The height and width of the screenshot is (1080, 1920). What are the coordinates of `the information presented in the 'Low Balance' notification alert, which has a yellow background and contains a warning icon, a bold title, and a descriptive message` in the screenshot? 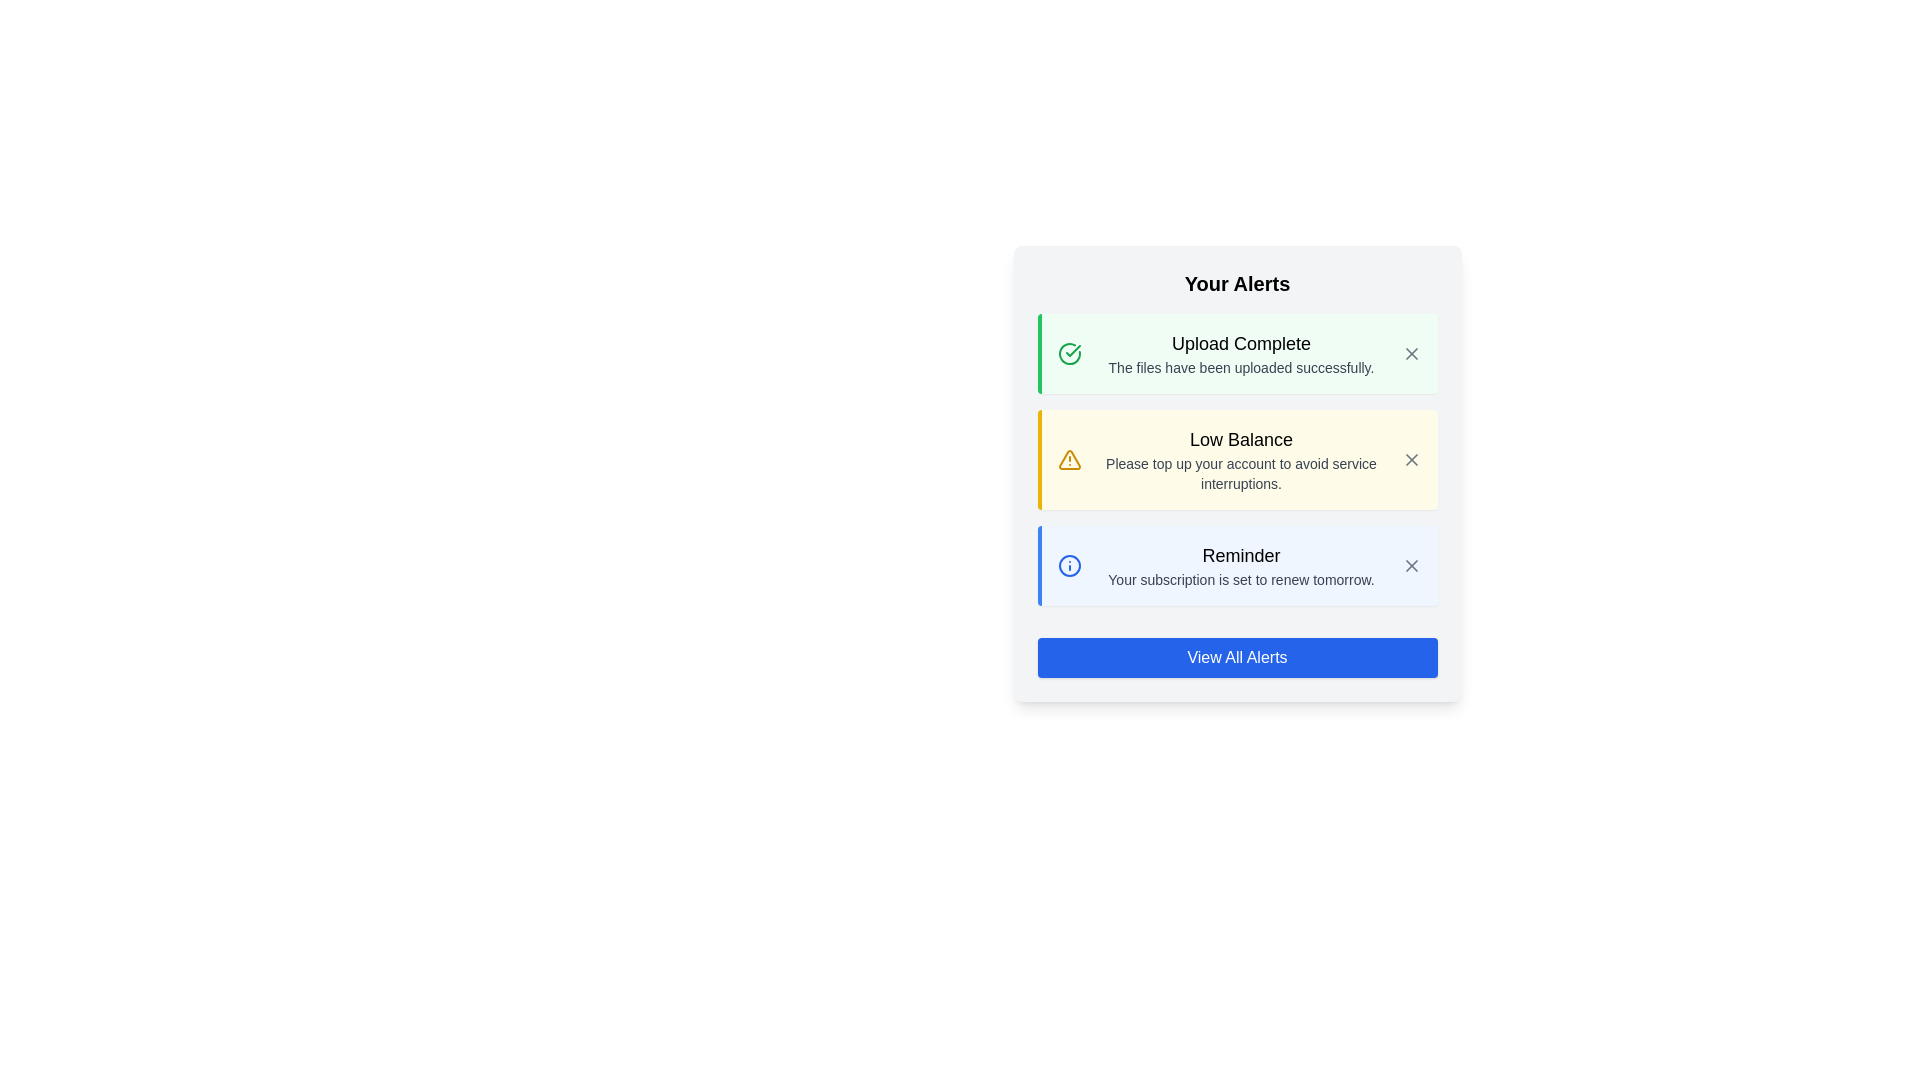 It's located at (1236, 459).